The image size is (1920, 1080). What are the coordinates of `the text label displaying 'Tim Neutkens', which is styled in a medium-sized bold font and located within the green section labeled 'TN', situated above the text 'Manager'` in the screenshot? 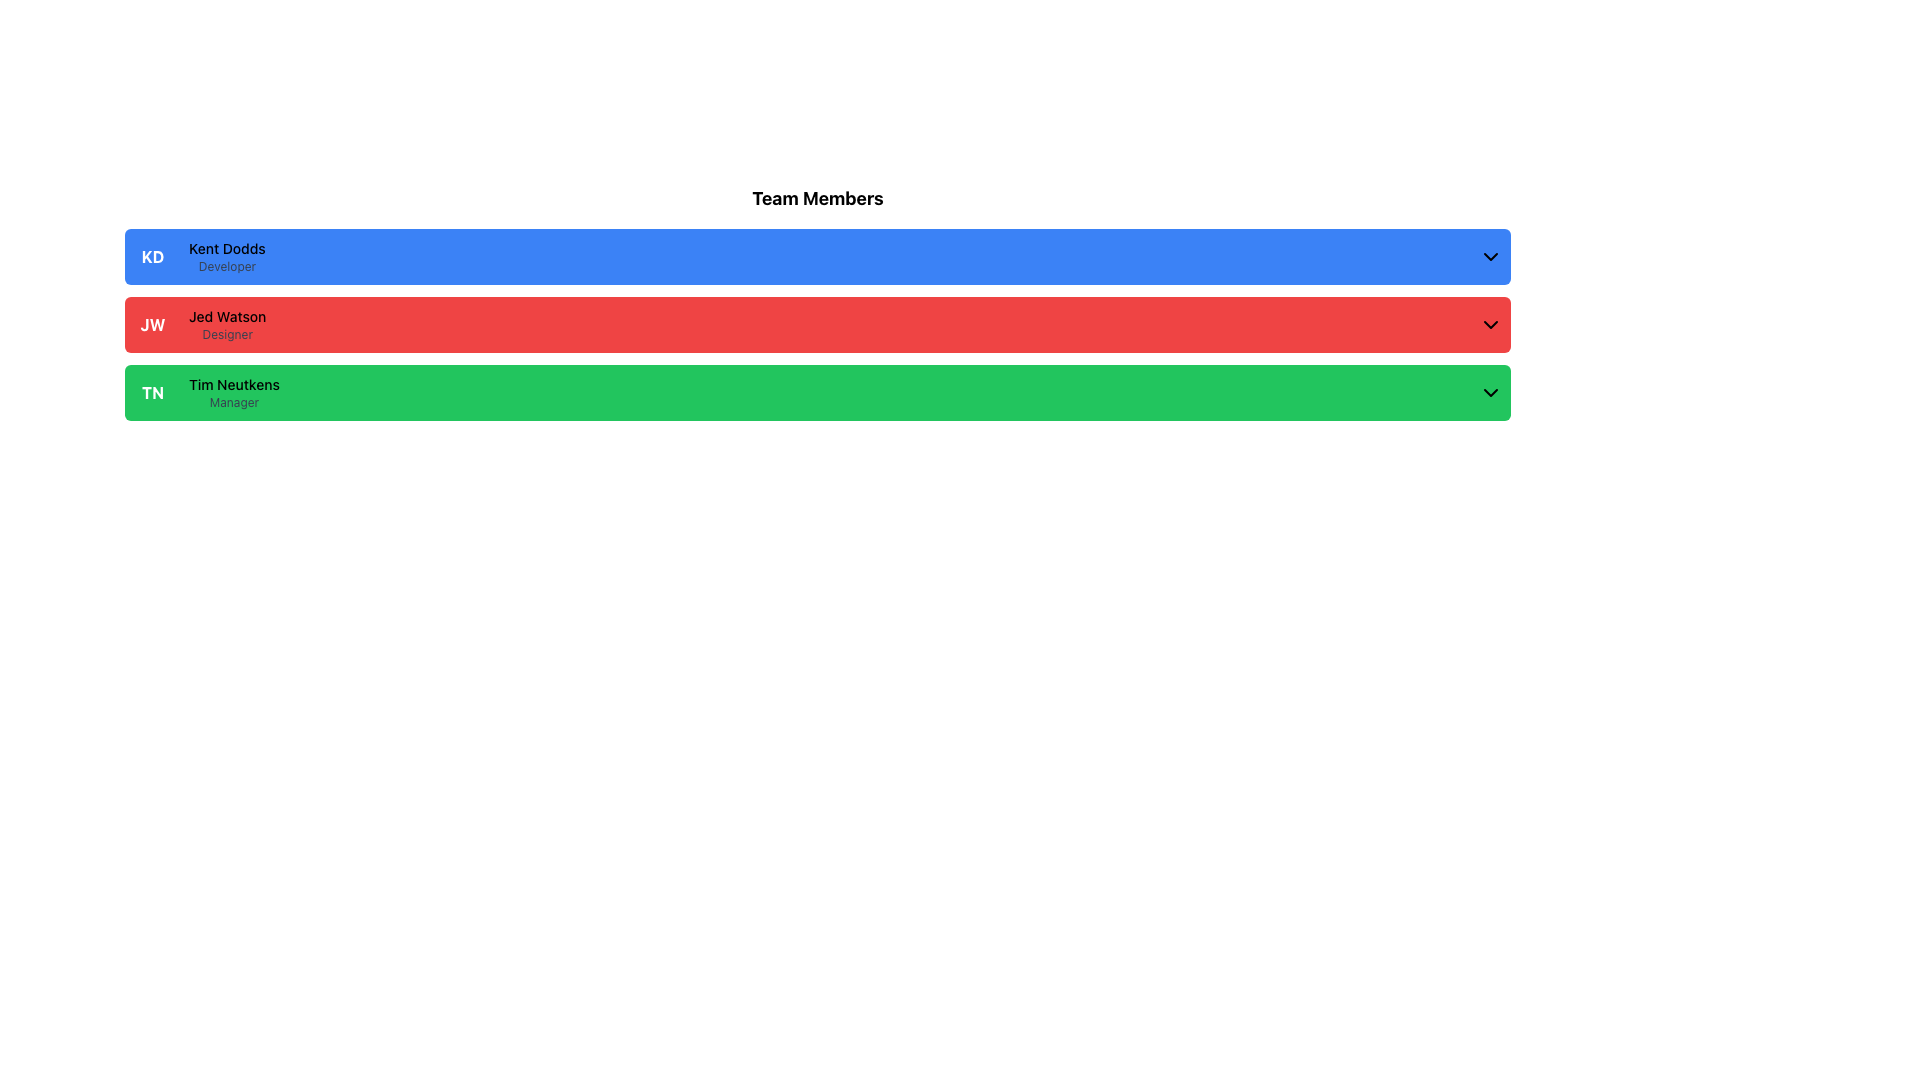 It's located at (234, 385).